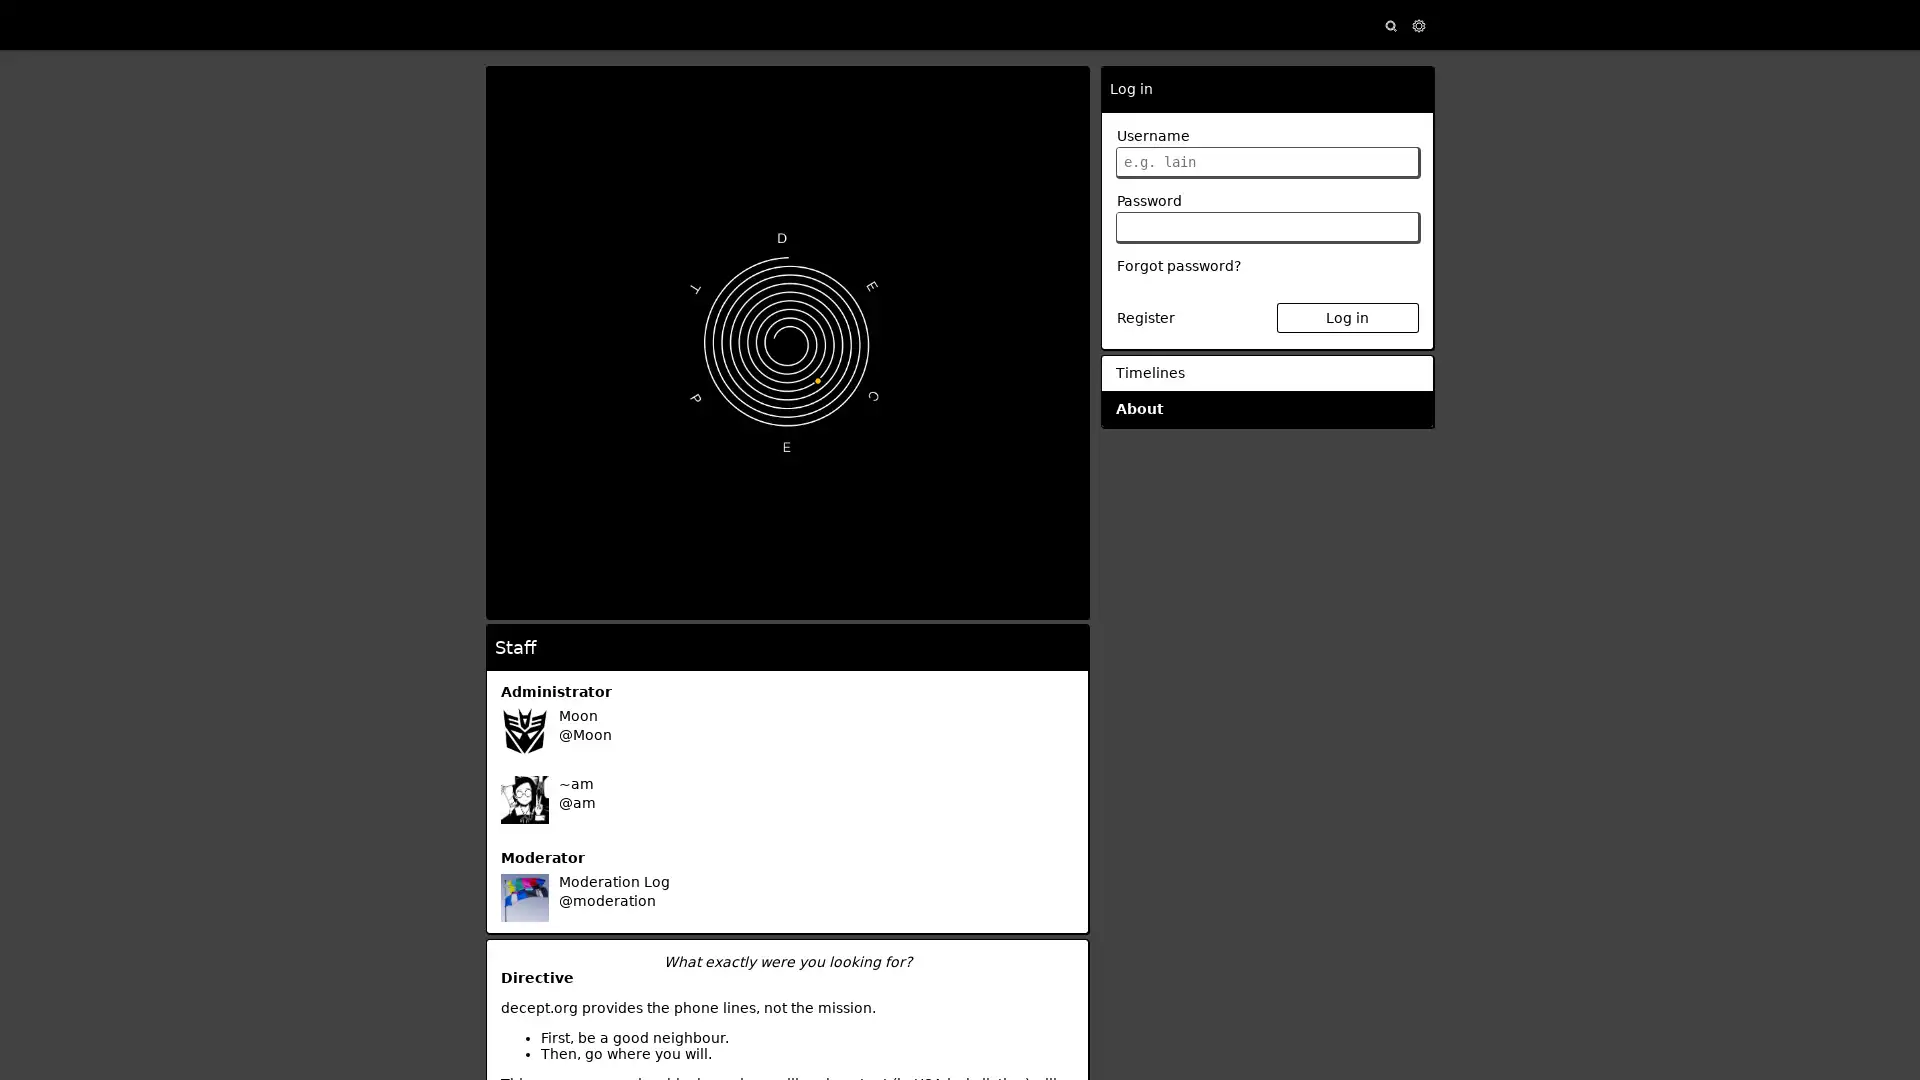  Describe the element at coordinates (1266, 372) in the screenshot. I see `Timelines` at that location.